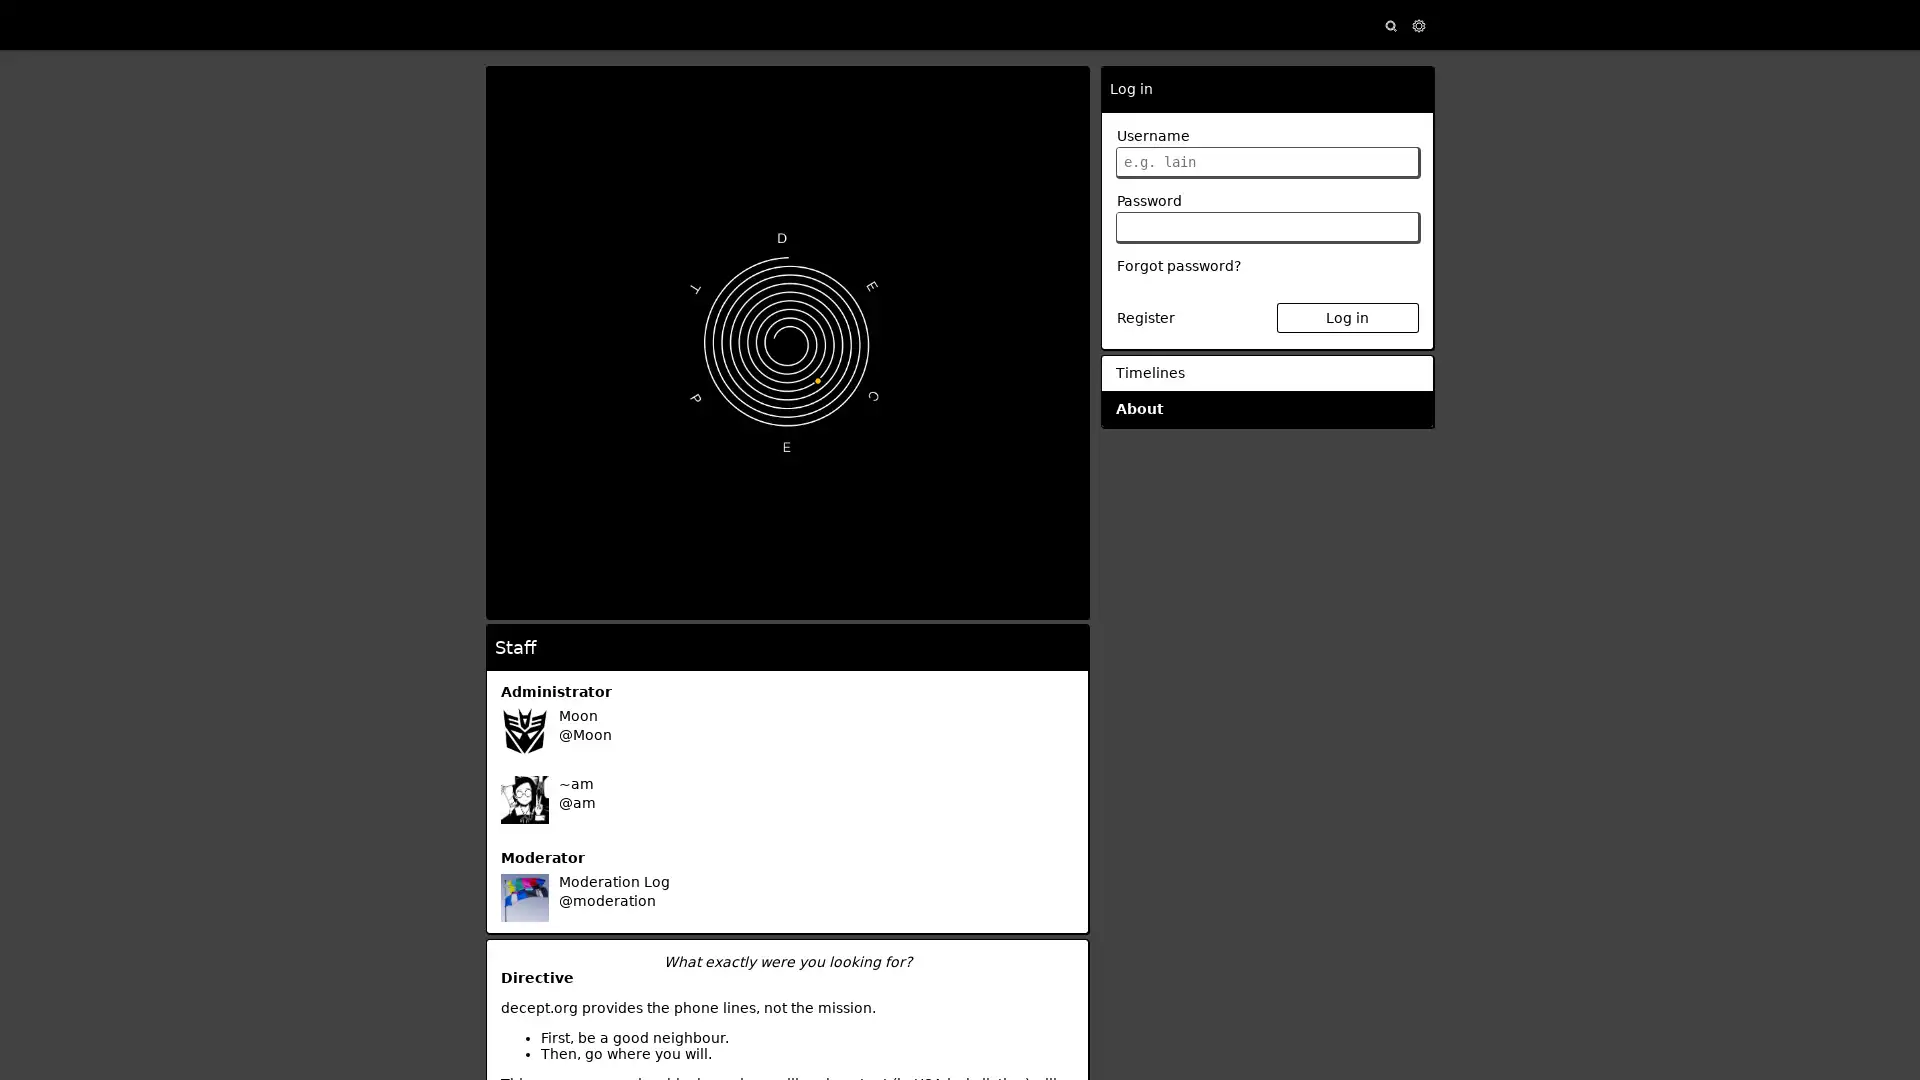  Describe the element at coordinates (1266, 372) in the screenshot. I see `Timelines` at that location.